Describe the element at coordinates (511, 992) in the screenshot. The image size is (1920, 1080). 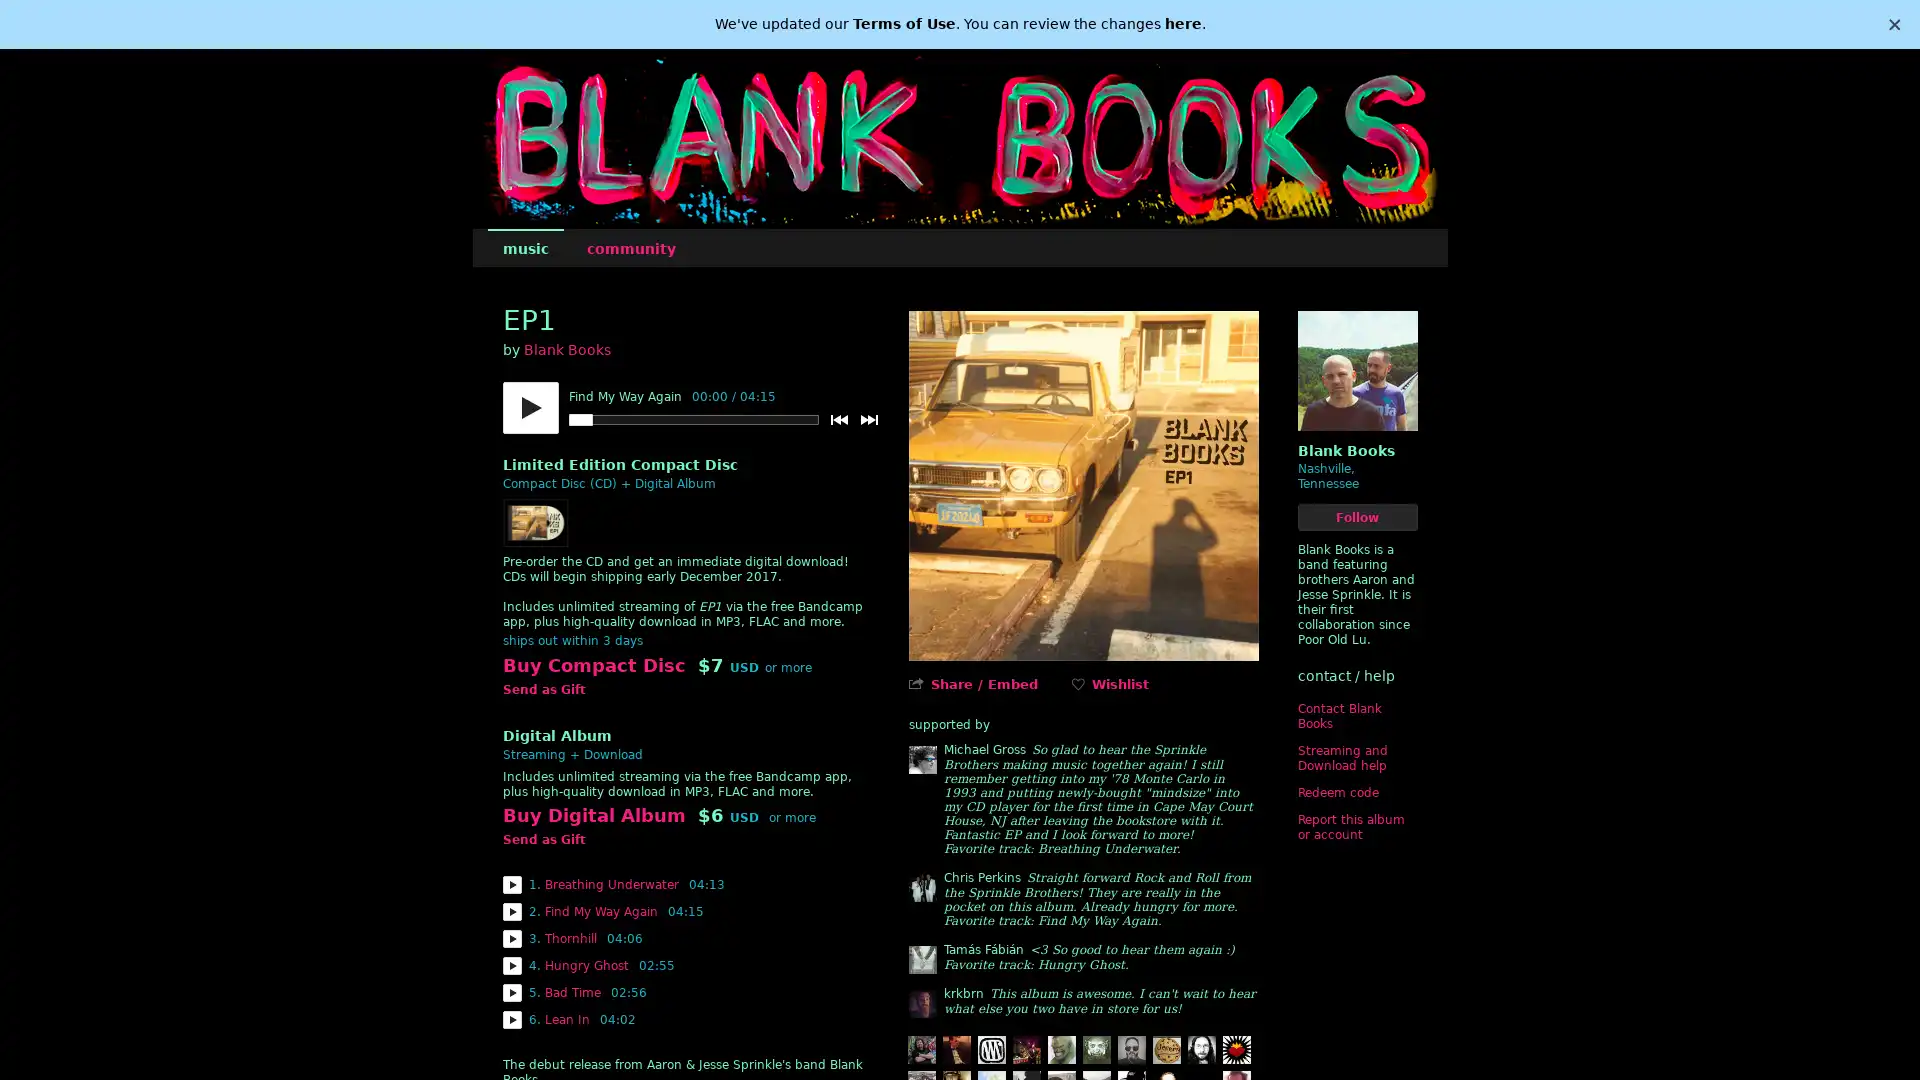
I see `Play Bad Time` at that location.